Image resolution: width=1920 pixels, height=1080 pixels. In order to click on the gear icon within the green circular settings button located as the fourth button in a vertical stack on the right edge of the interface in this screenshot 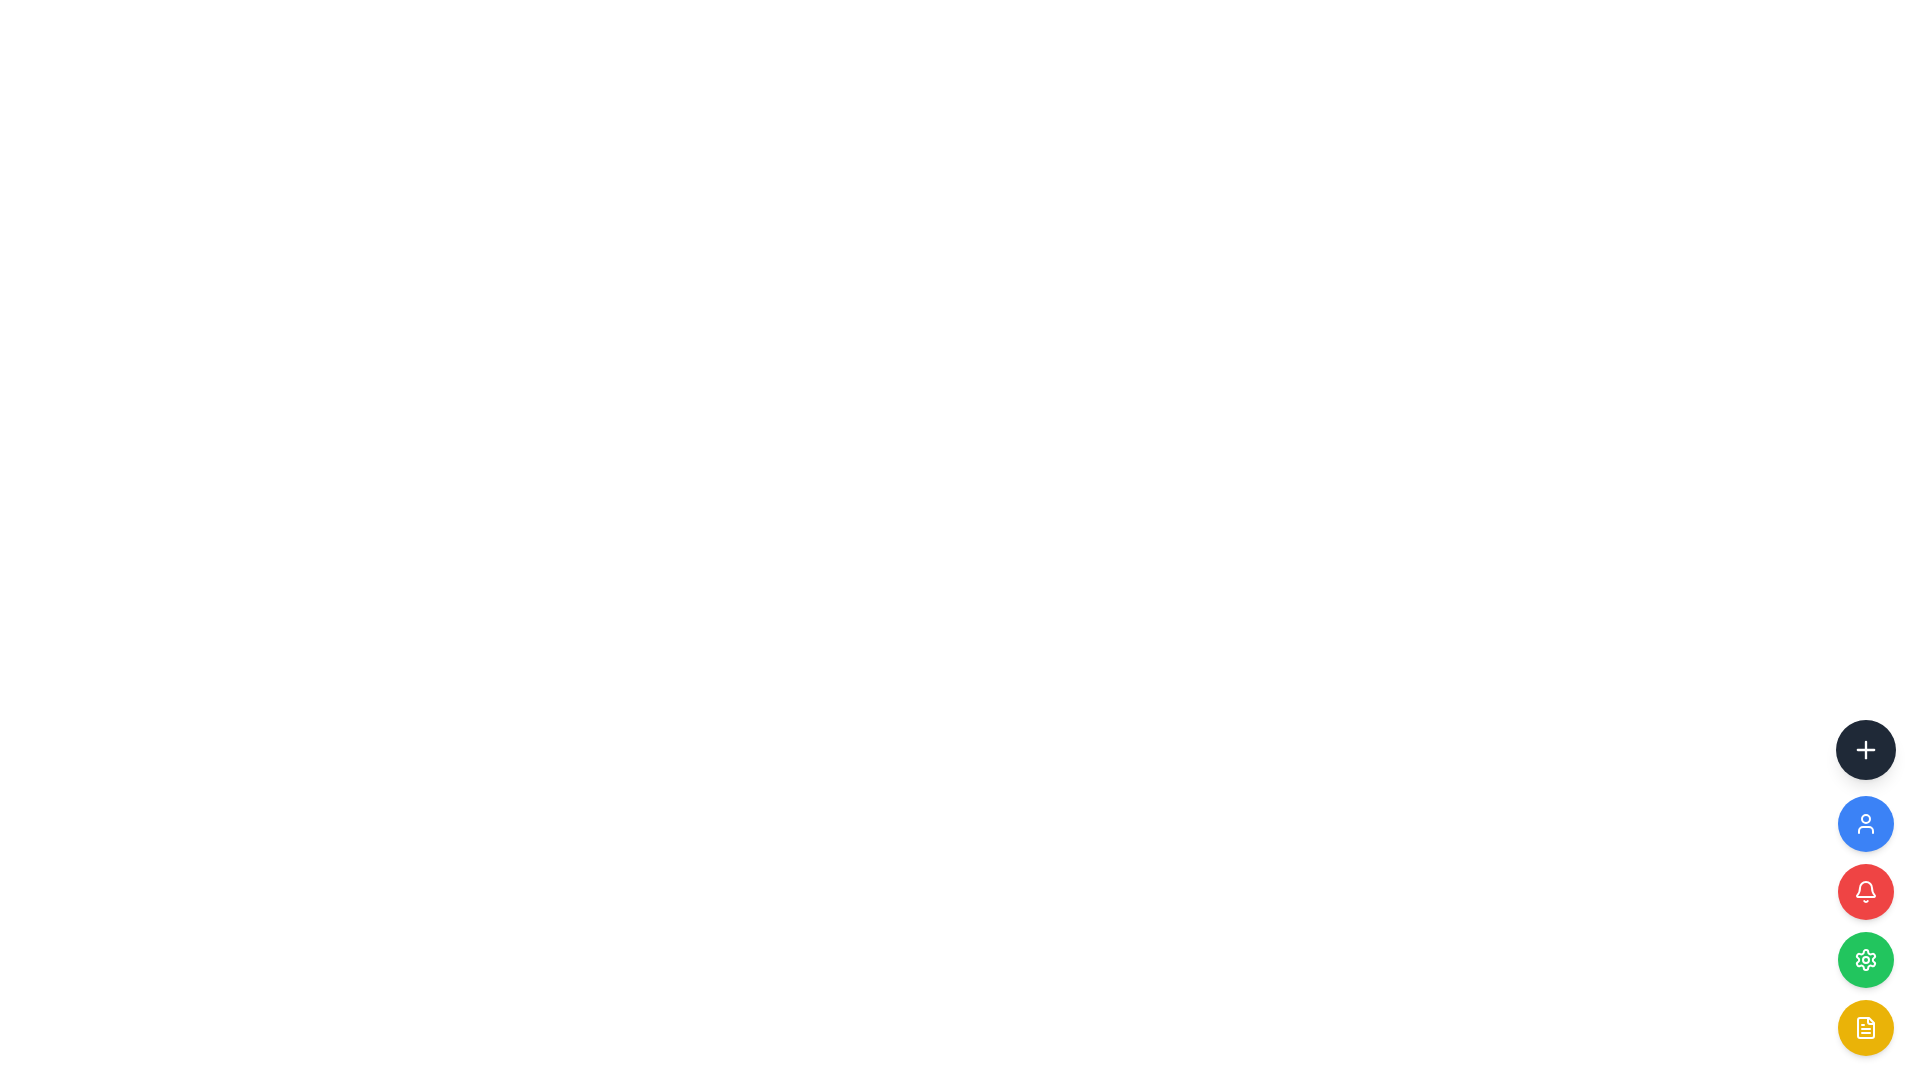, I will do `click(1865, 959)`.